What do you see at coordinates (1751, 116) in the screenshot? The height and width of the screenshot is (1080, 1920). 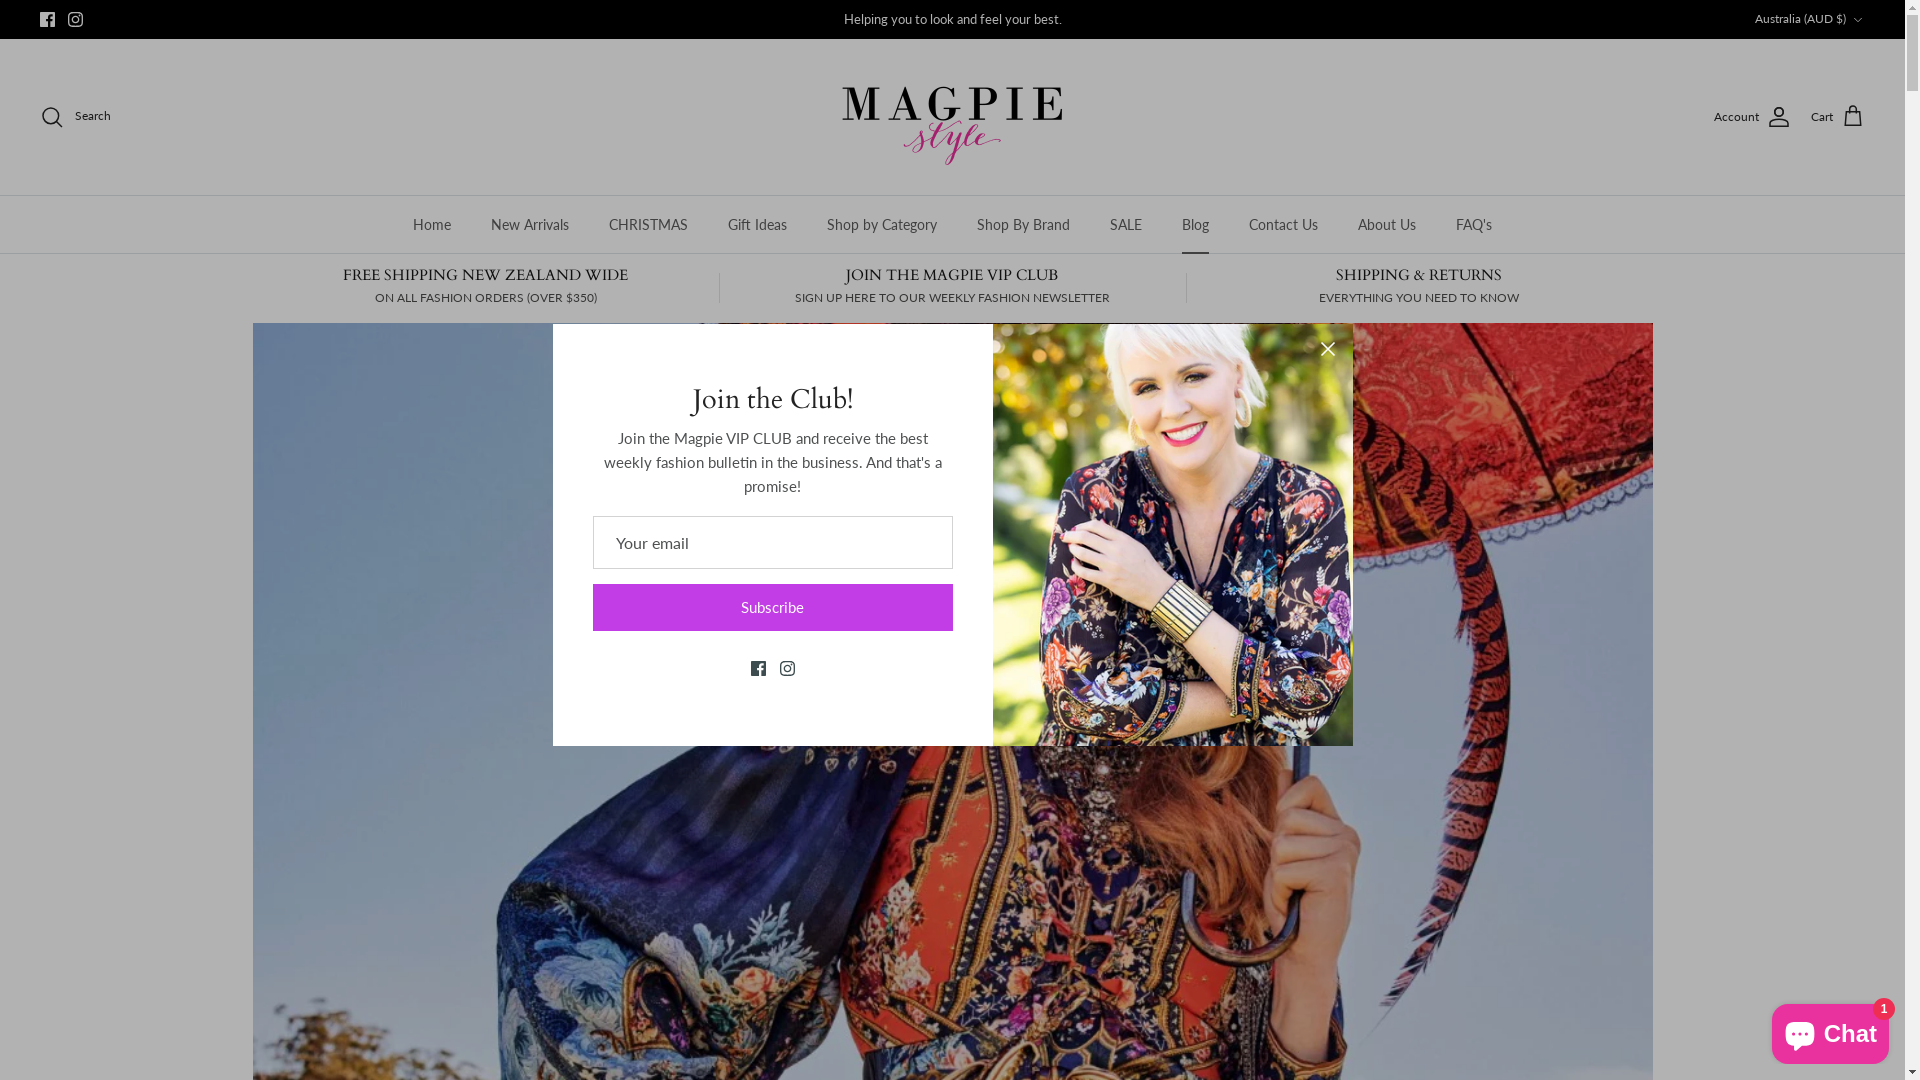 I see `'Account'` at bounding box center [1751, 116].